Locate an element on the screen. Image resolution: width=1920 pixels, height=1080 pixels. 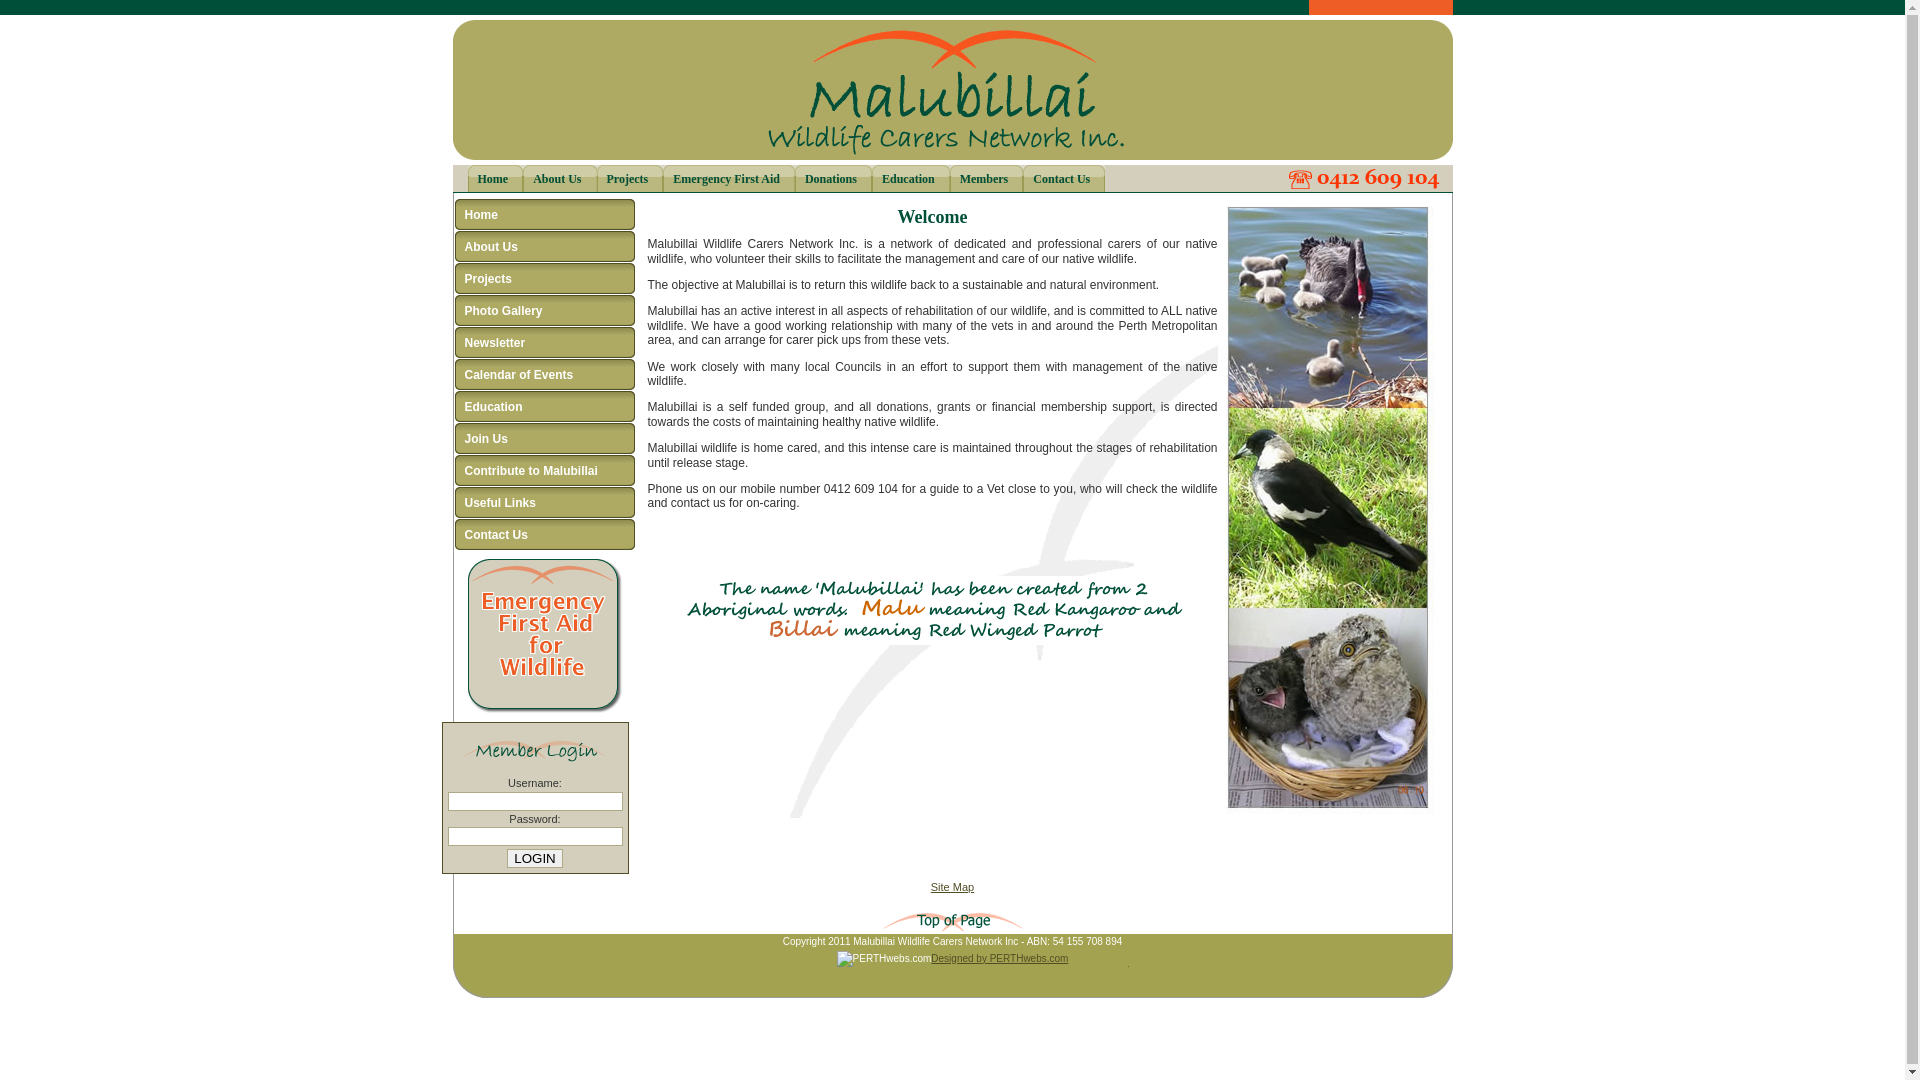
'Contribute to Malubillai' is located at coordinates (453, 470).